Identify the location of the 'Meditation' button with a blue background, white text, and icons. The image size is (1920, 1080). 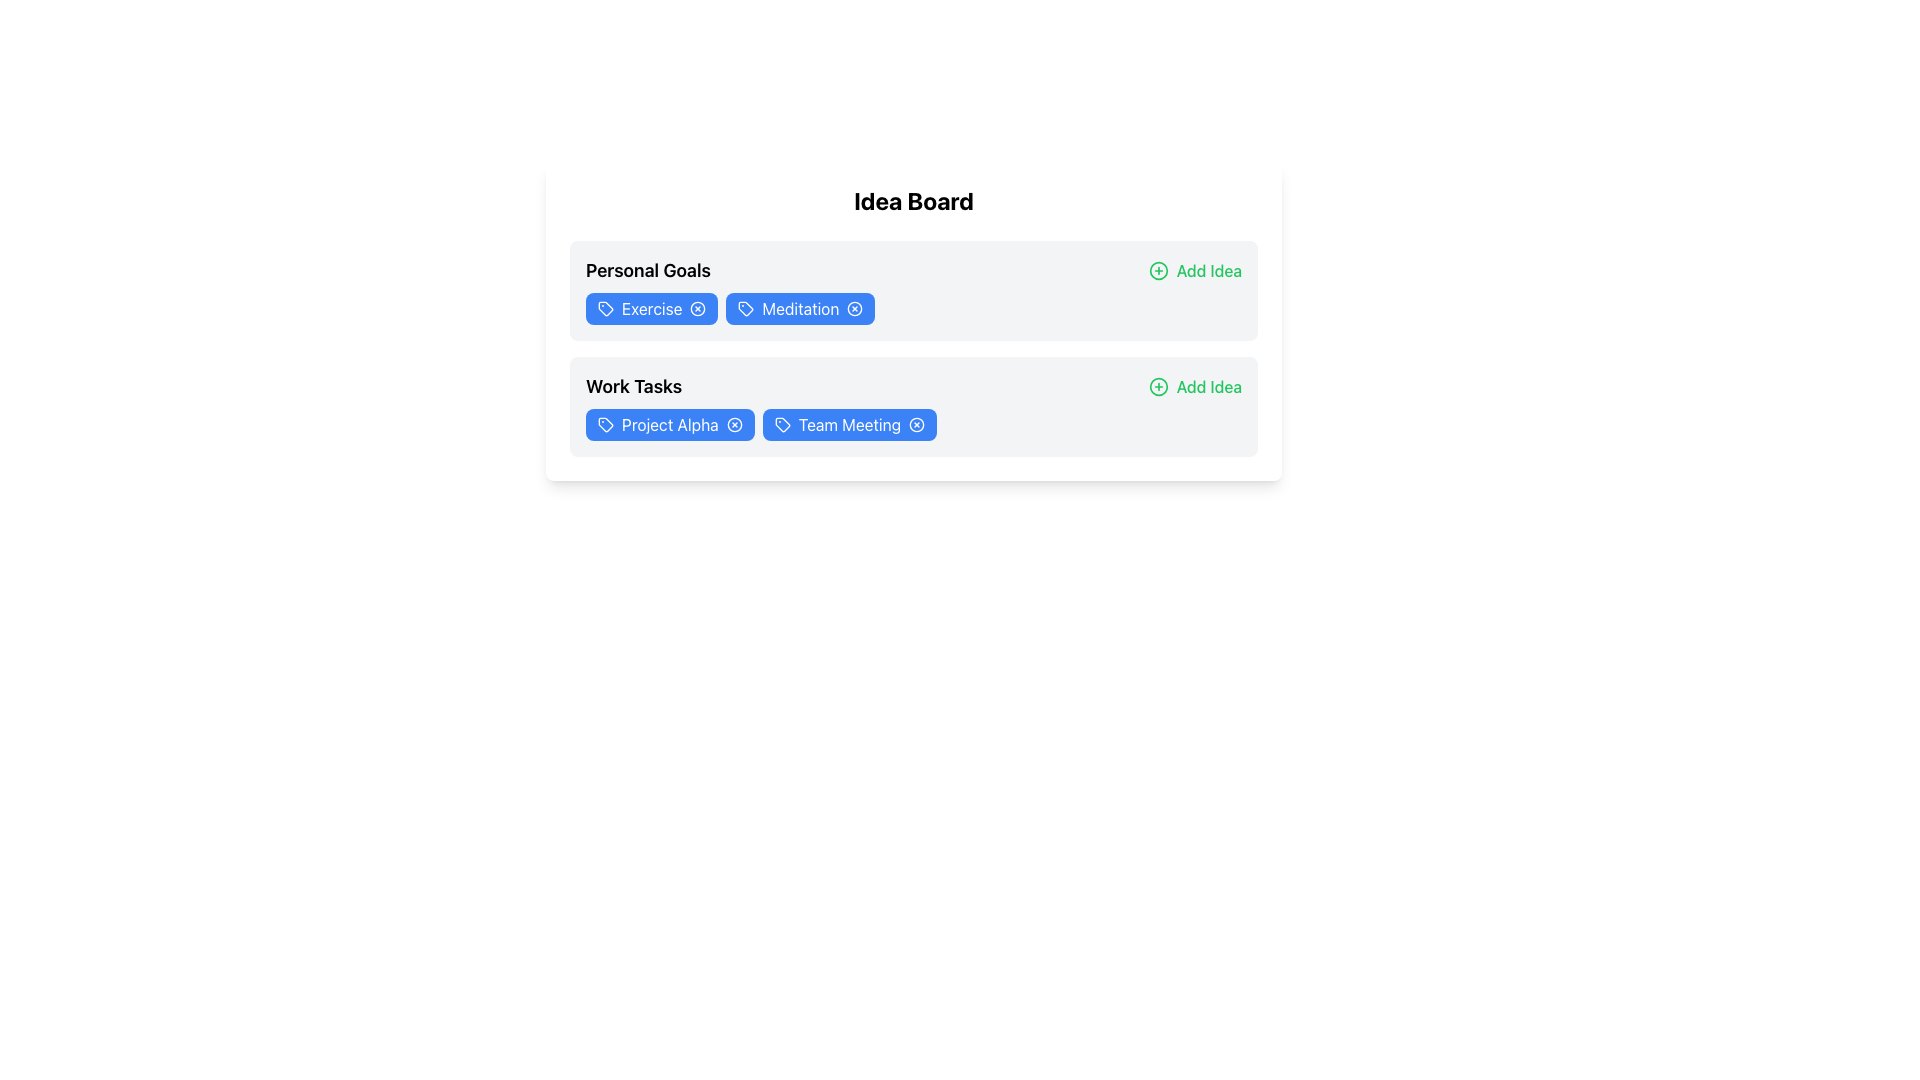
(801, 308).